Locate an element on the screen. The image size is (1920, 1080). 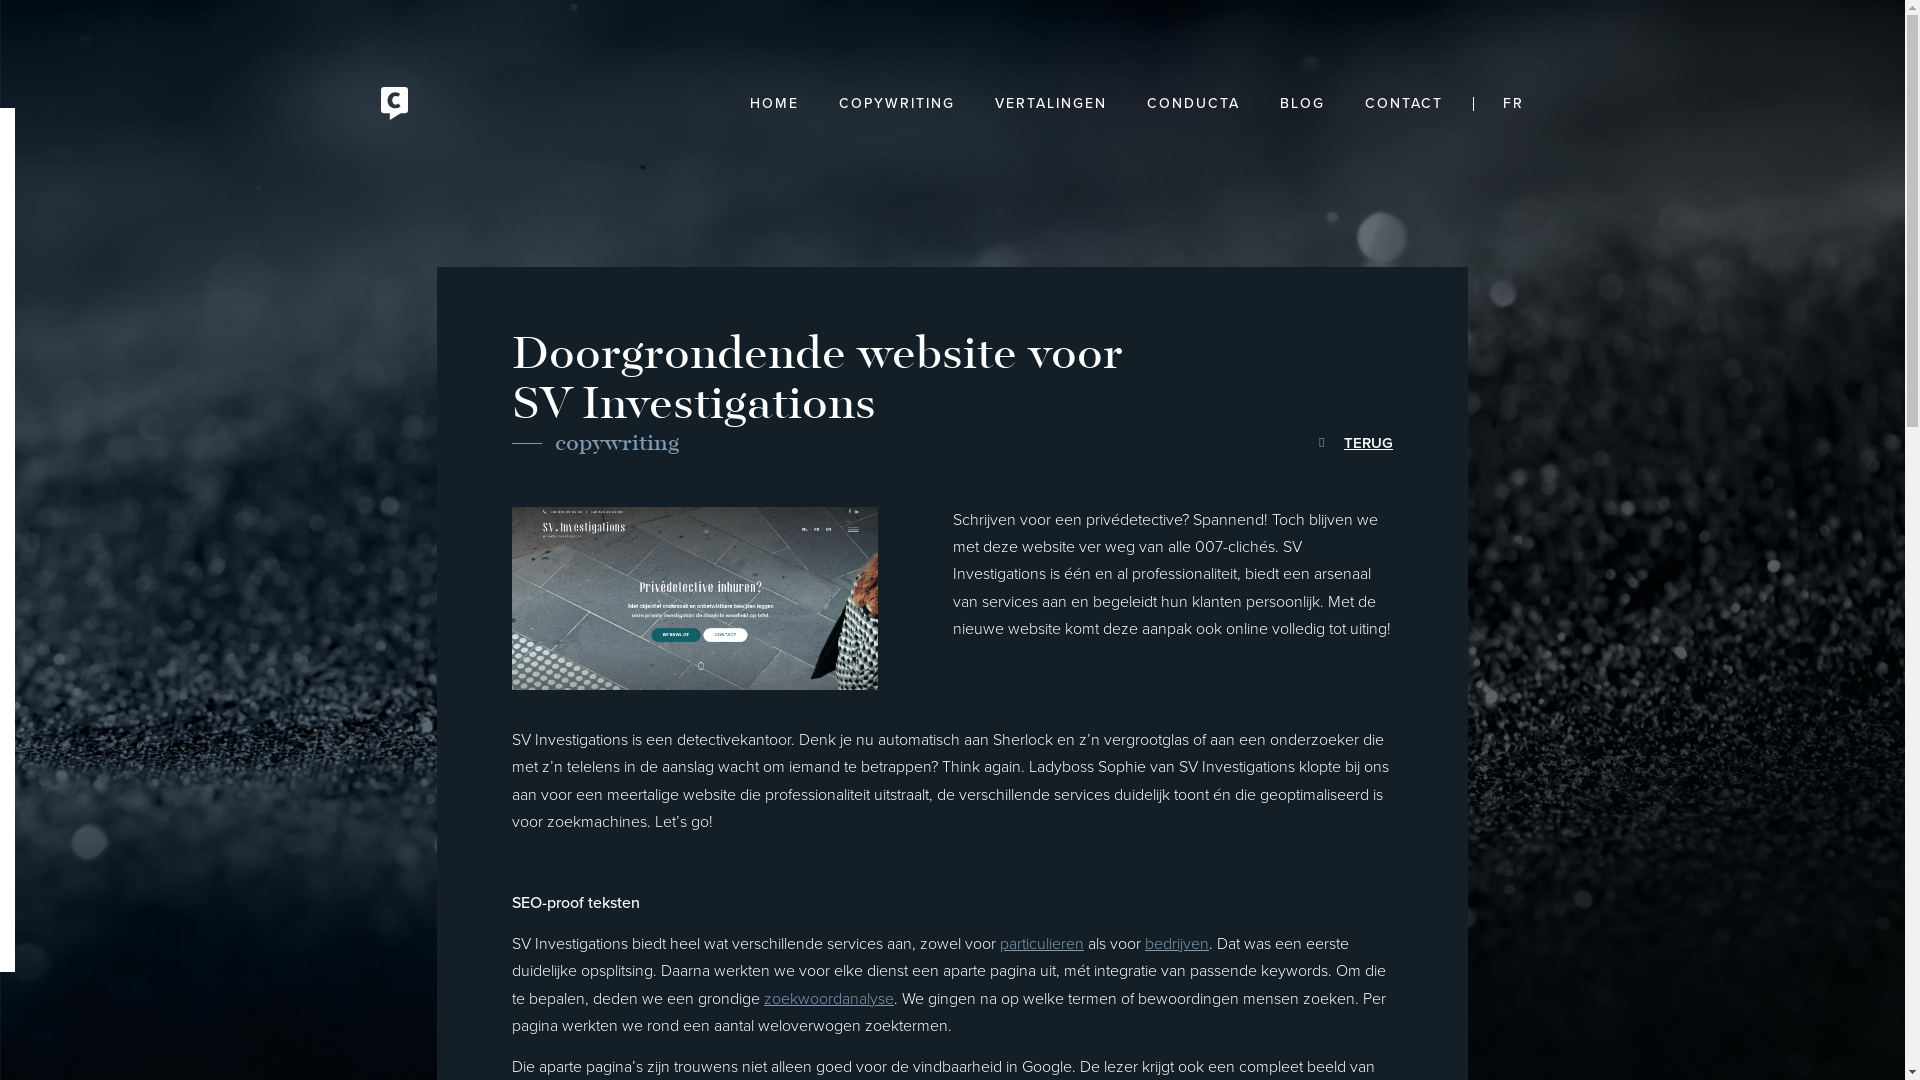
'CONDUCTA' is located at coordinates (1193, 103).